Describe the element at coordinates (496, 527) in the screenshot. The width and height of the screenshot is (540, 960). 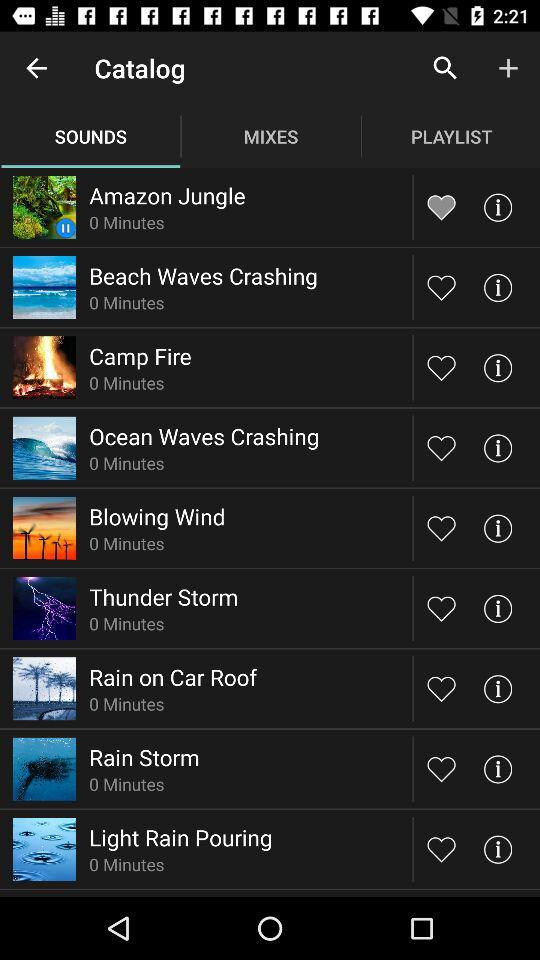
I see `more information` at that location.